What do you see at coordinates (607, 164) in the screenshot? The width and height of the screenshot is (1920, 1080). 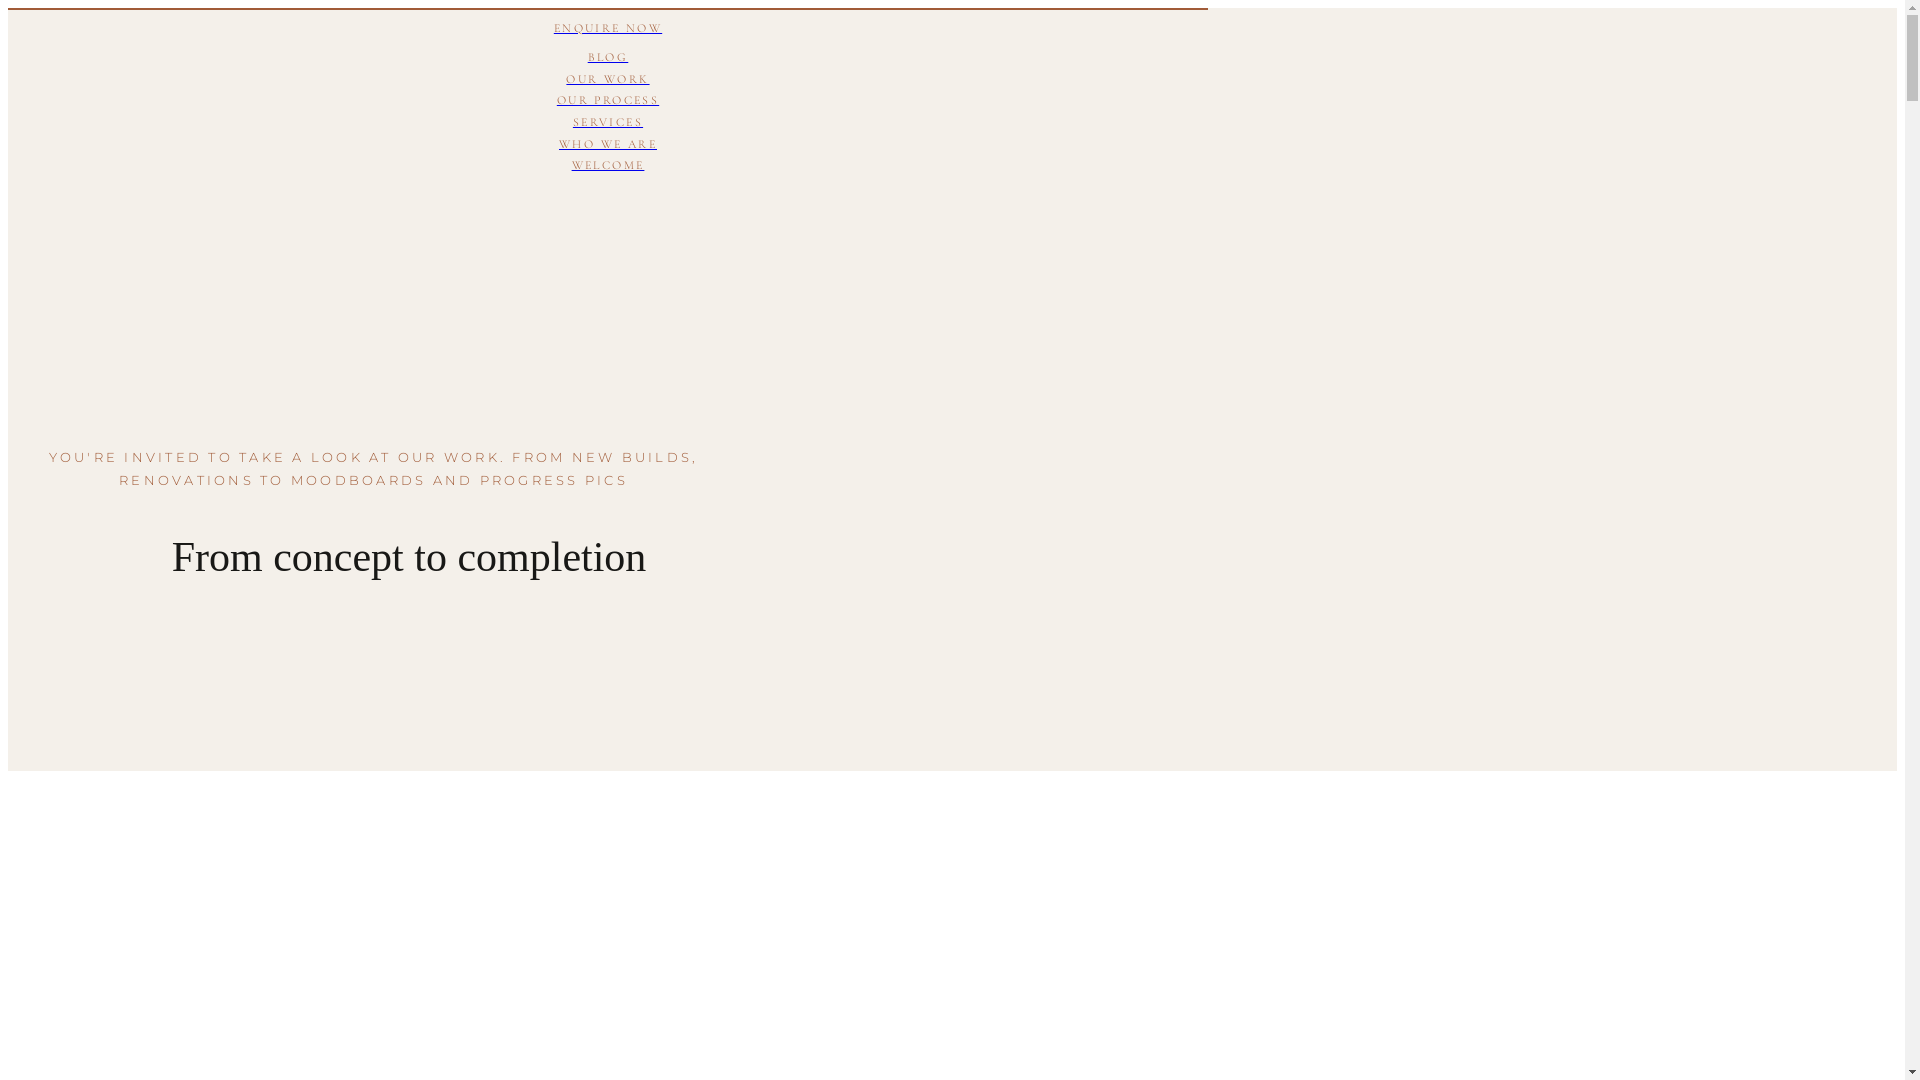 I see `'WELCOME'` at bounding box center [607, 164].